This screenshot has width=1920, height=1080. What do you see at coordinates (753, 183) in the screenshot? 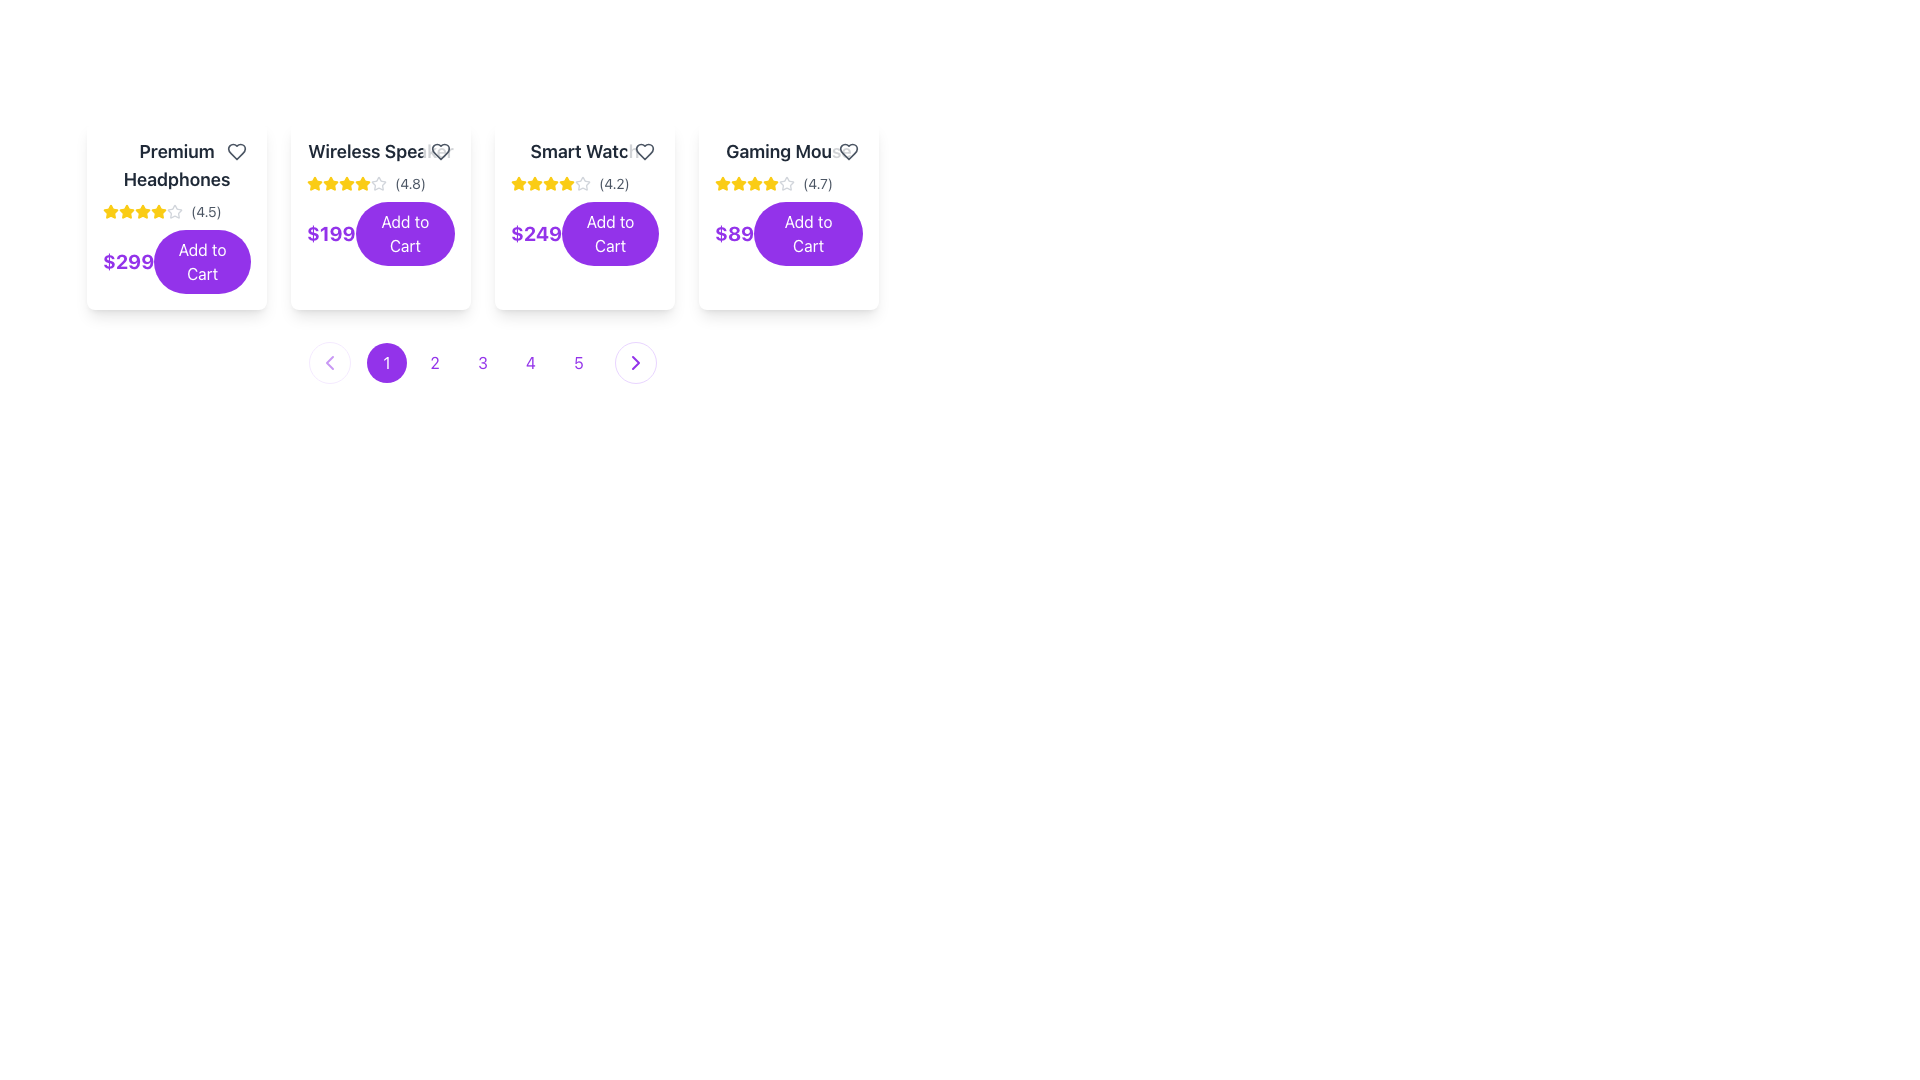
I see `the third star icon in the five-star rating system for the 'Gaming Mouse' product to possibly interact or display additional information` at bounding box center [753, 183].